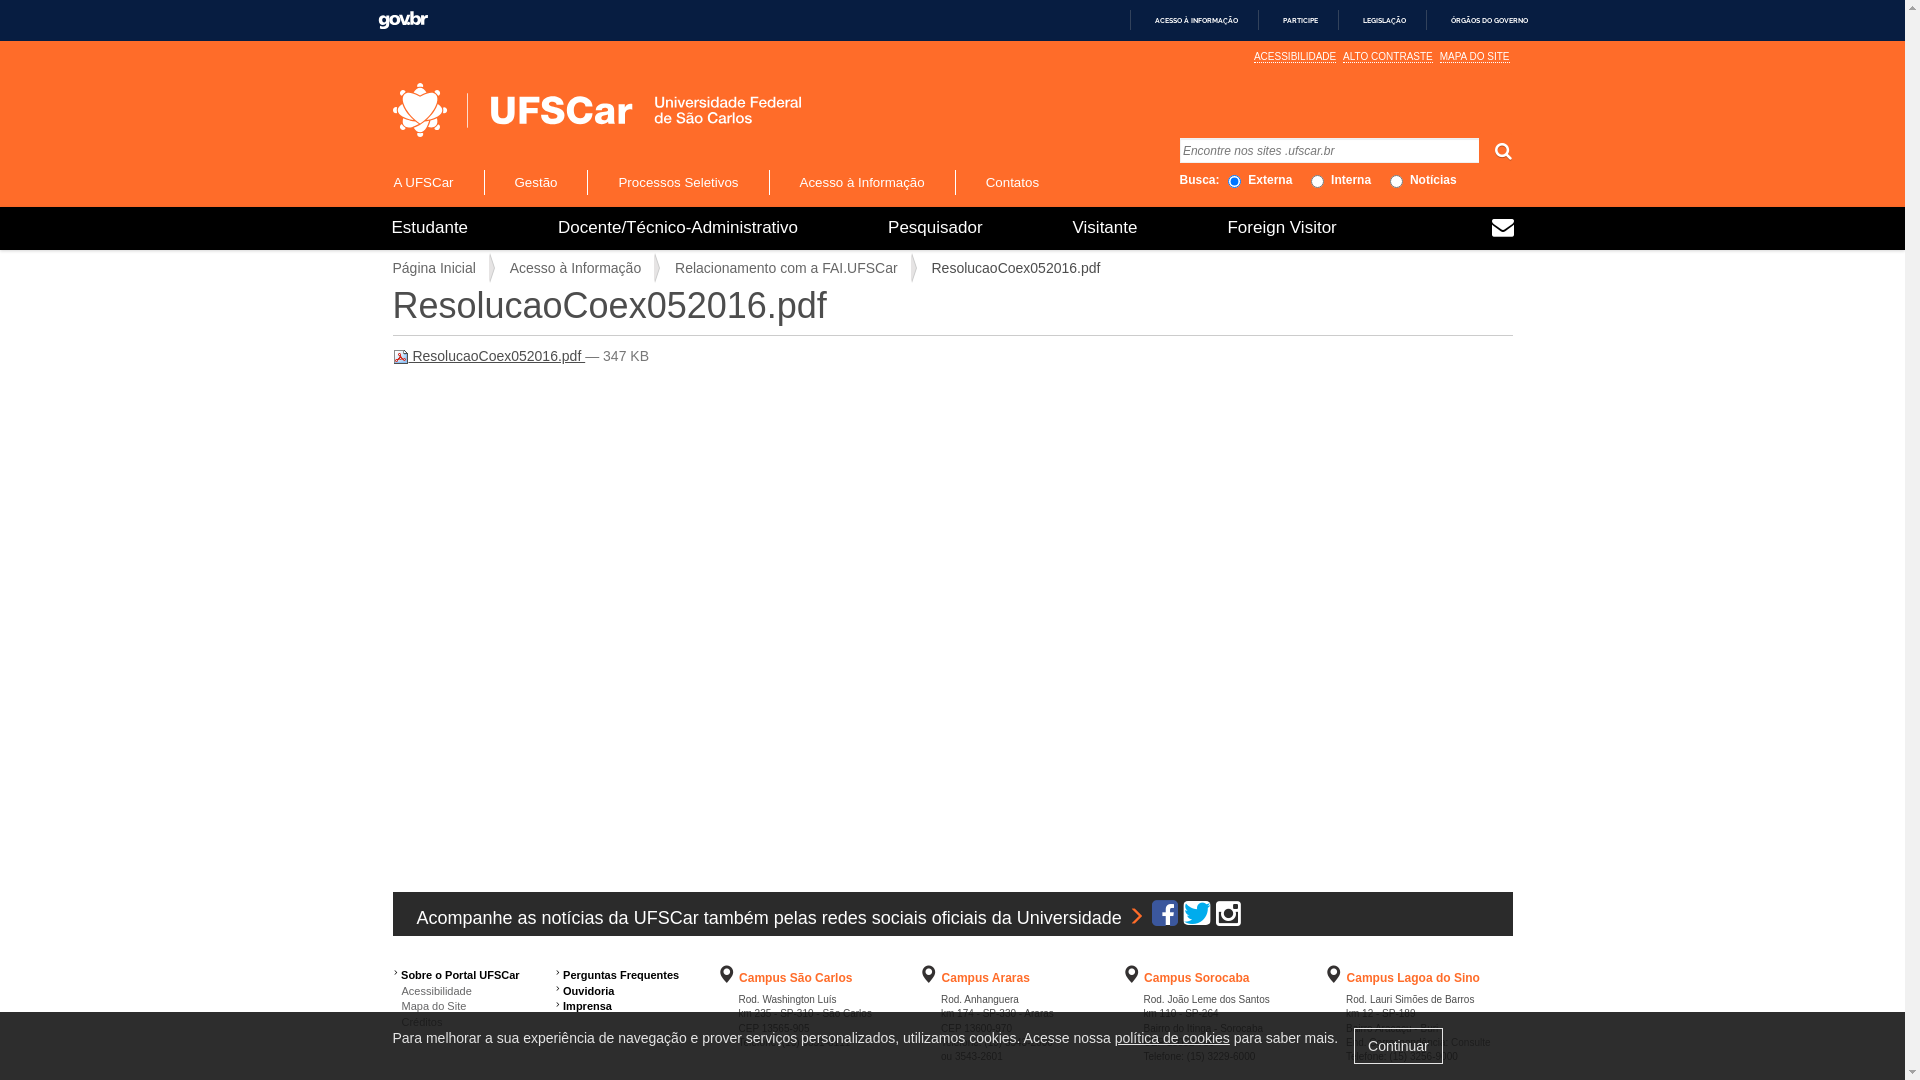  What do you see at coordinates (1470, 1041) in the screenshot?
I see `'Consulte'` at bounding box center [1470, 1041].